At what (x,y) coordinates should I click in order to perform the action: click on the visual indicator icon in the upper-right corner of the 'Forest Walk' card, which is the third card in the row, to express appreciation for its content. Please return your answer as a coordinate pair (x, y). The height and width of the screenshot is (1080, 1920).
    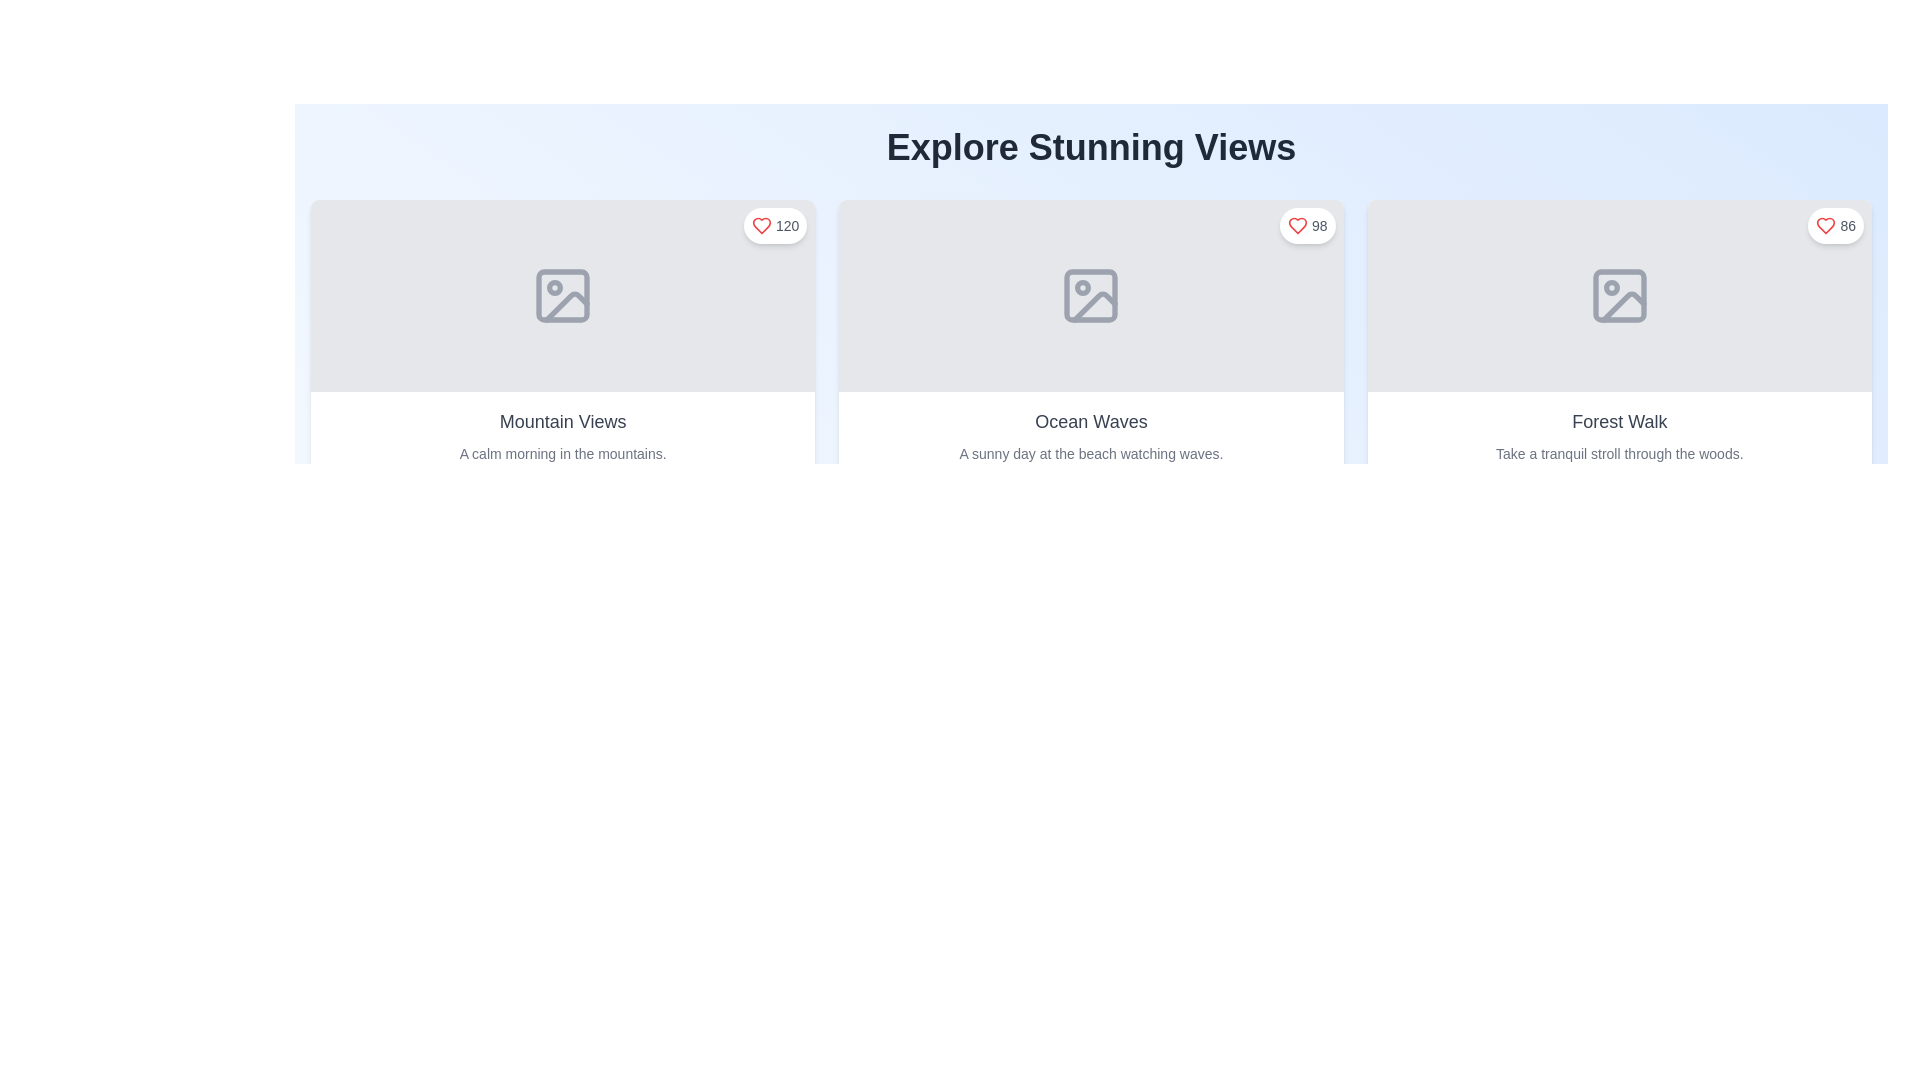
    Looking at the image, I should click on (1826, 225).